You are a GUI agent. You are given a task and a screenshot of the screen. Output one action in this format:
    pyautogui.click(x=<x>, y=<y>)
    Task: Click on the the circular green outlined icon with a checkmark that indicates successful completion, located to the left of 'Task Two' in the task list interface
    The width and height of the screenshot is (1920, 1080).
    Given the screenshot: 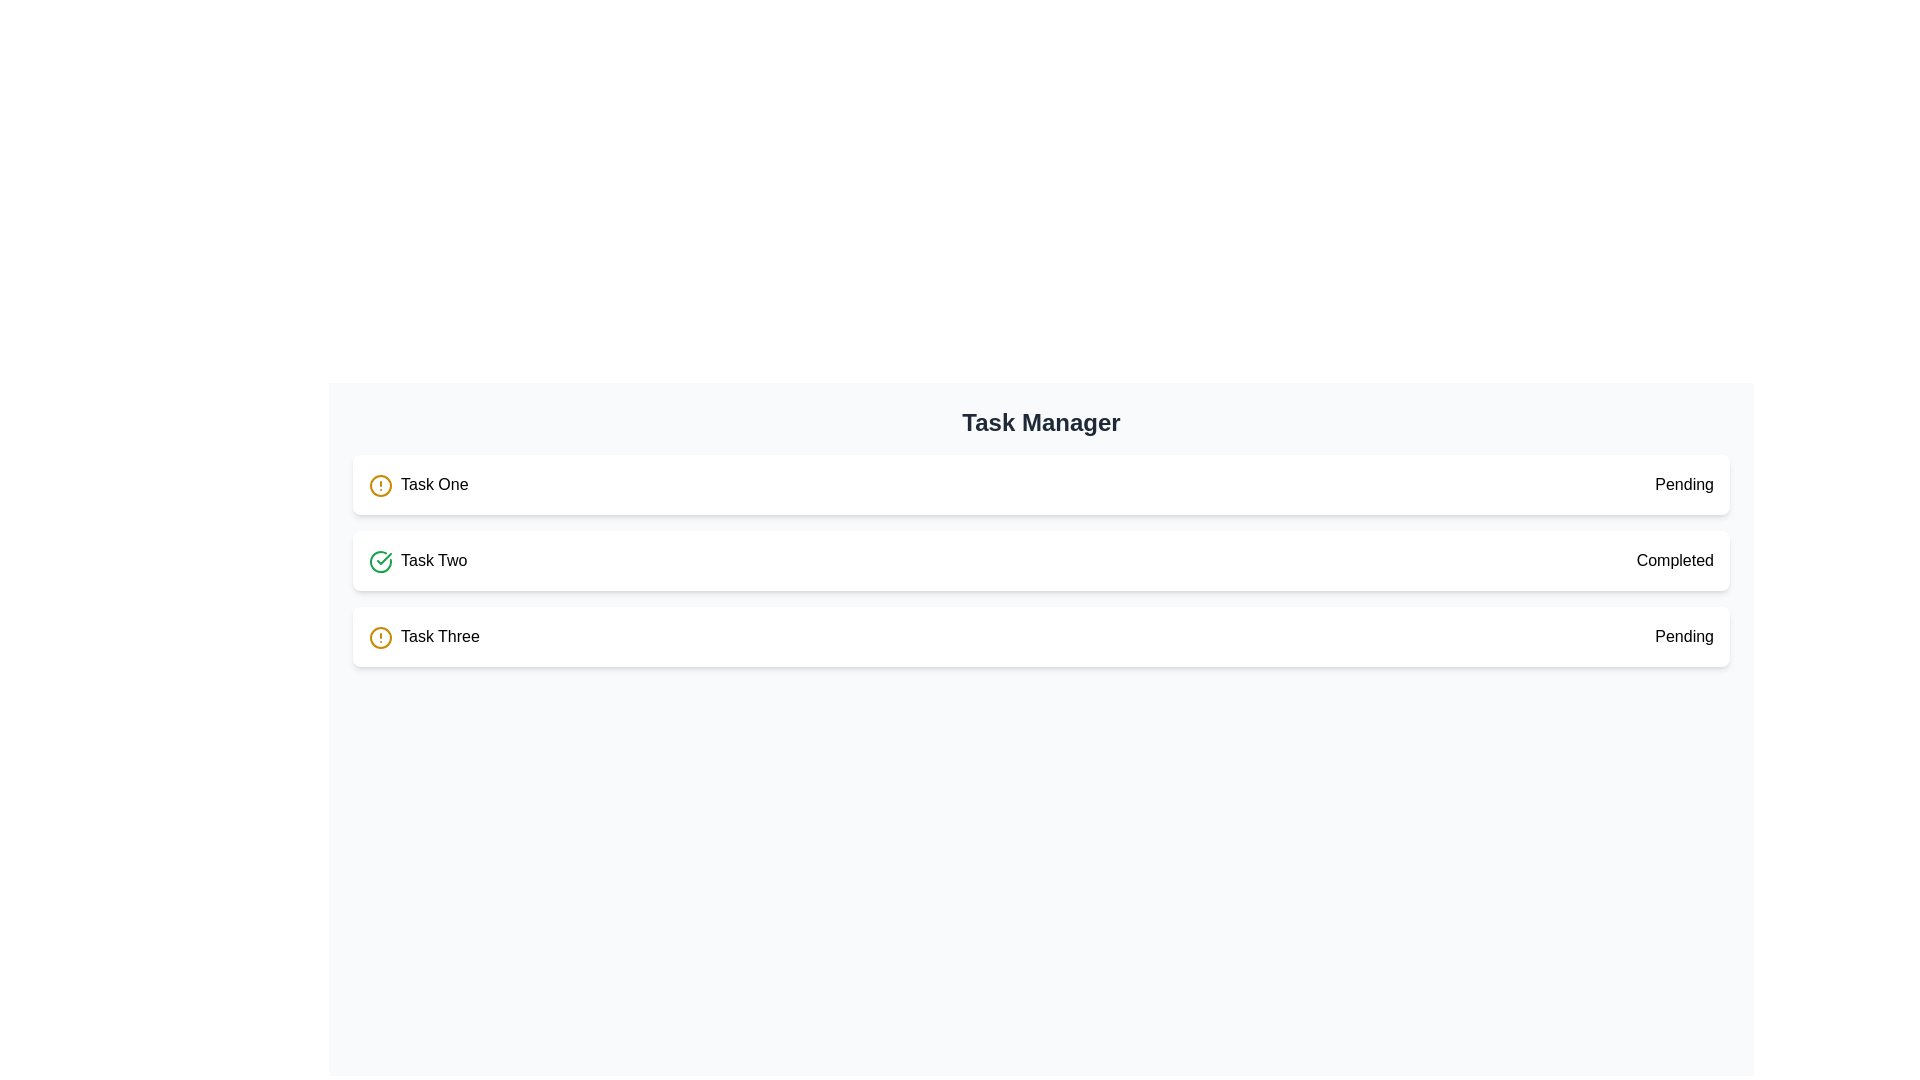 What is the action you would take?
    pyautogui.click(x=380, y=562)
    